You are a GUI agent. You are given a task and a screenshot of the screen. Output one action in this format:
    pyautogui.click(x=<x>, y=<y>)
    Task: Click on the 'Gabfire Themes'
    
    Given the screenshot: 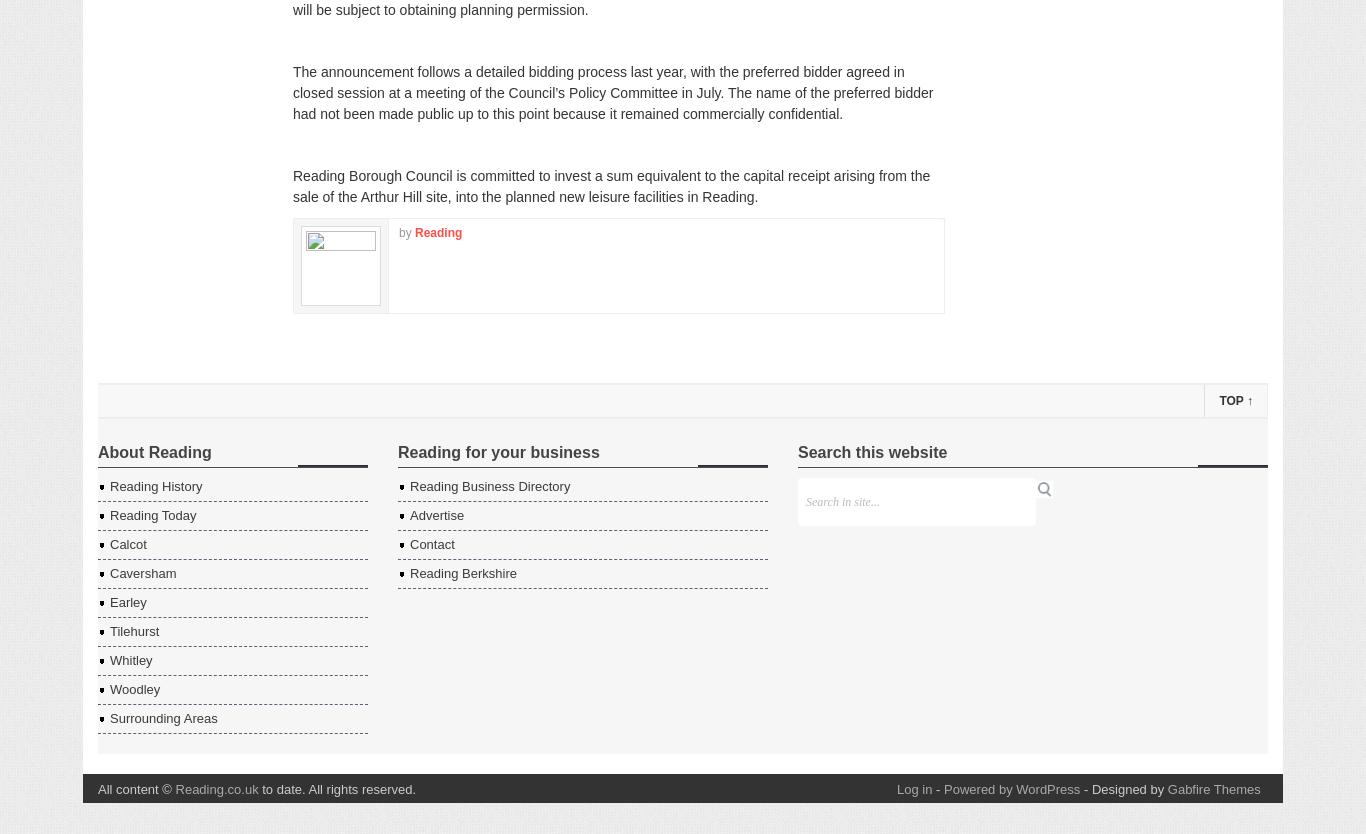 What is the action you would take?
    pyautogui.click(x=1213, y=788)
    